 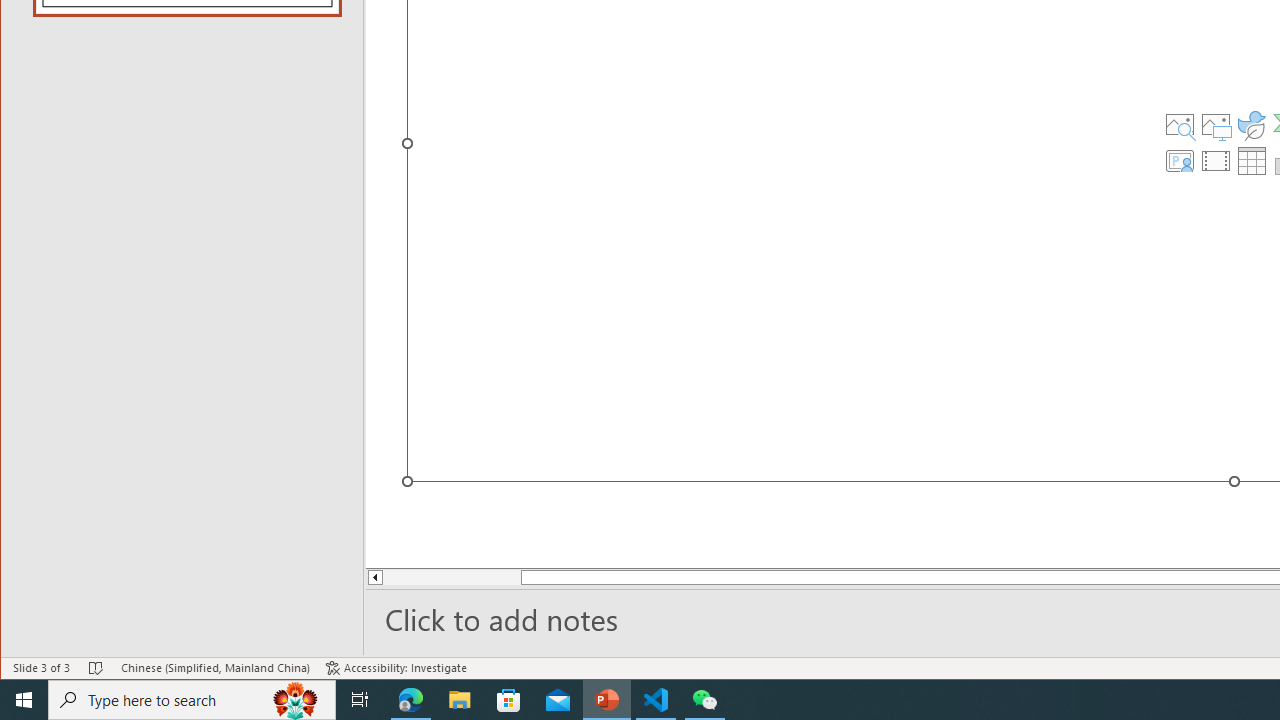 What do you see at coordinates (1215, 124) in the screenshot?
I see `'Pictures'` at bounding box center [1215, 124].